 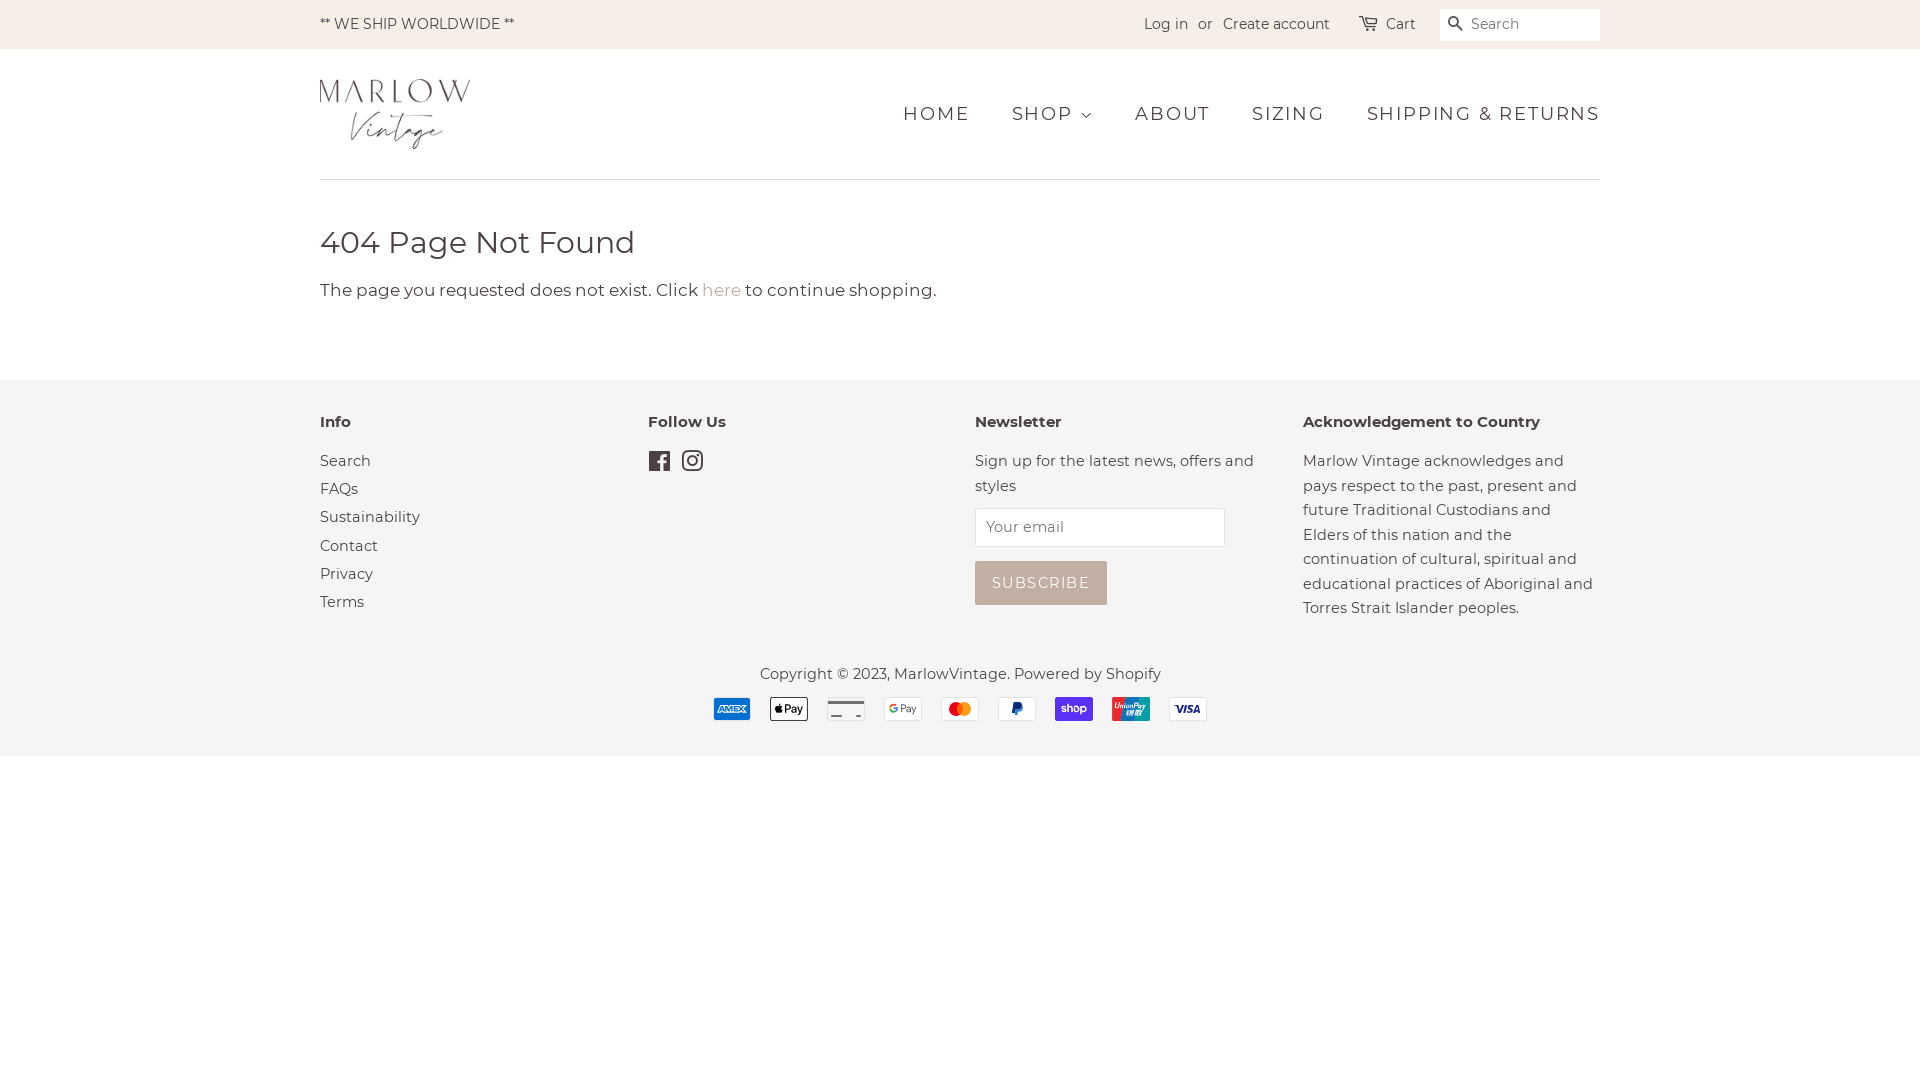 I want to click on 'FAQs', so click(x=339, y=489).